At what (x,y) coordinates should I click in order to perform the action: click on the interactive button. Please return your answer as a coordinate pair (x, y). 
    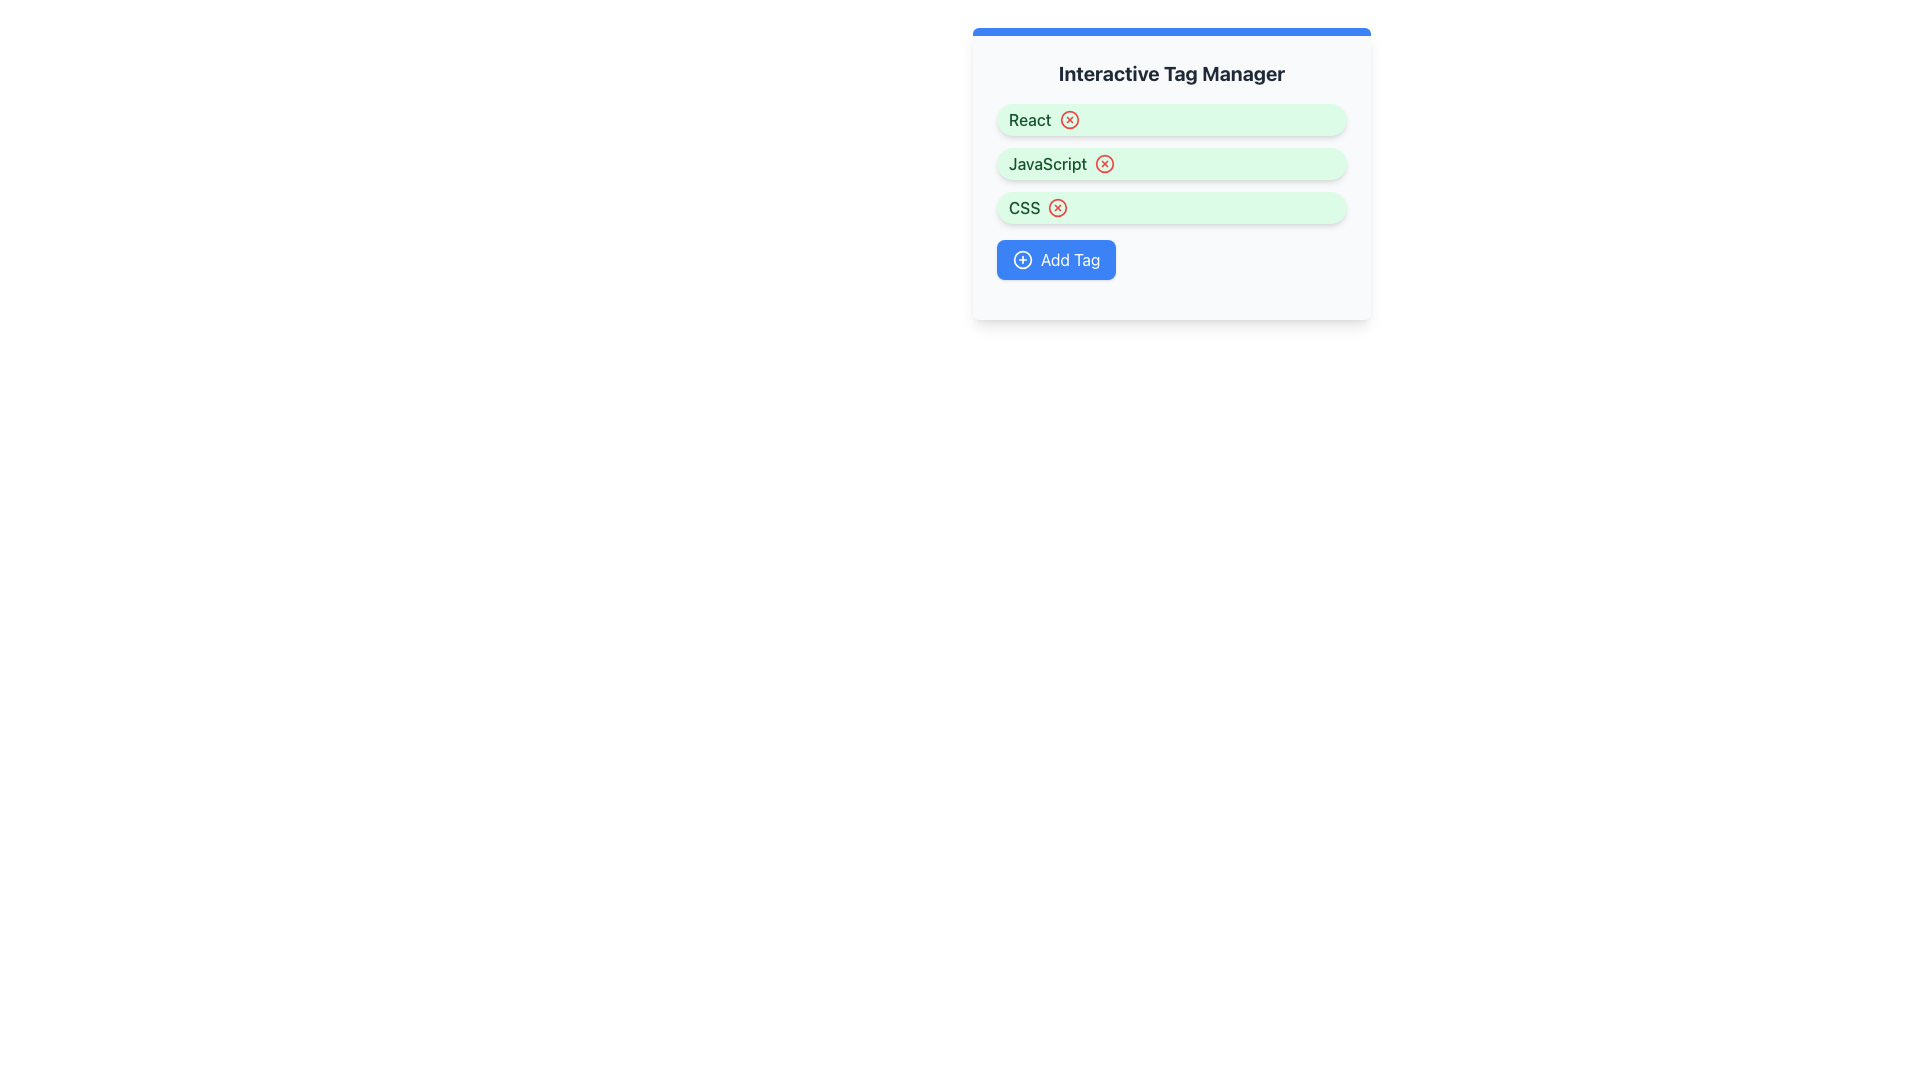
    Looking at the image, I should click on (1104, 163).